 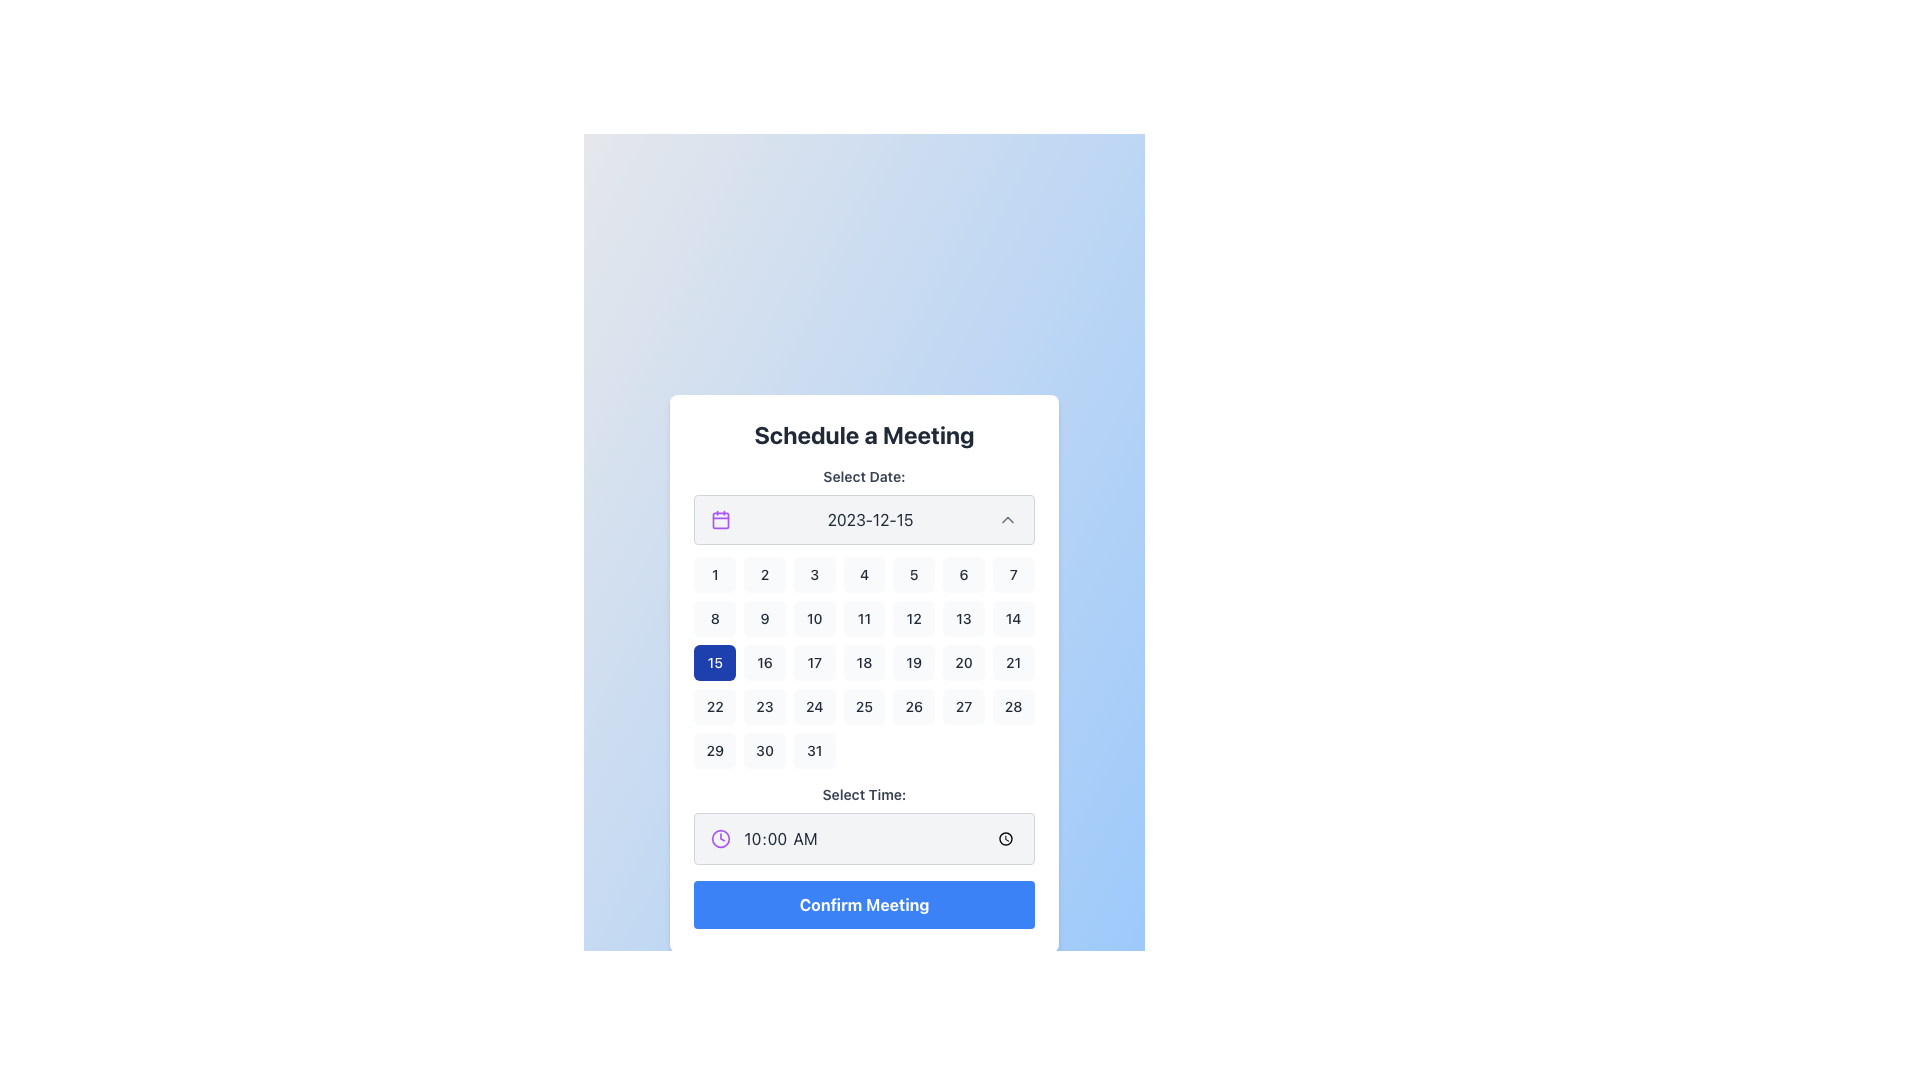 What do you see at coordinates (715, 663) in the screenshot?
I see `the button displaying the number '15' in the calendar view with a deep blue background` at bounding box center [715, 663].